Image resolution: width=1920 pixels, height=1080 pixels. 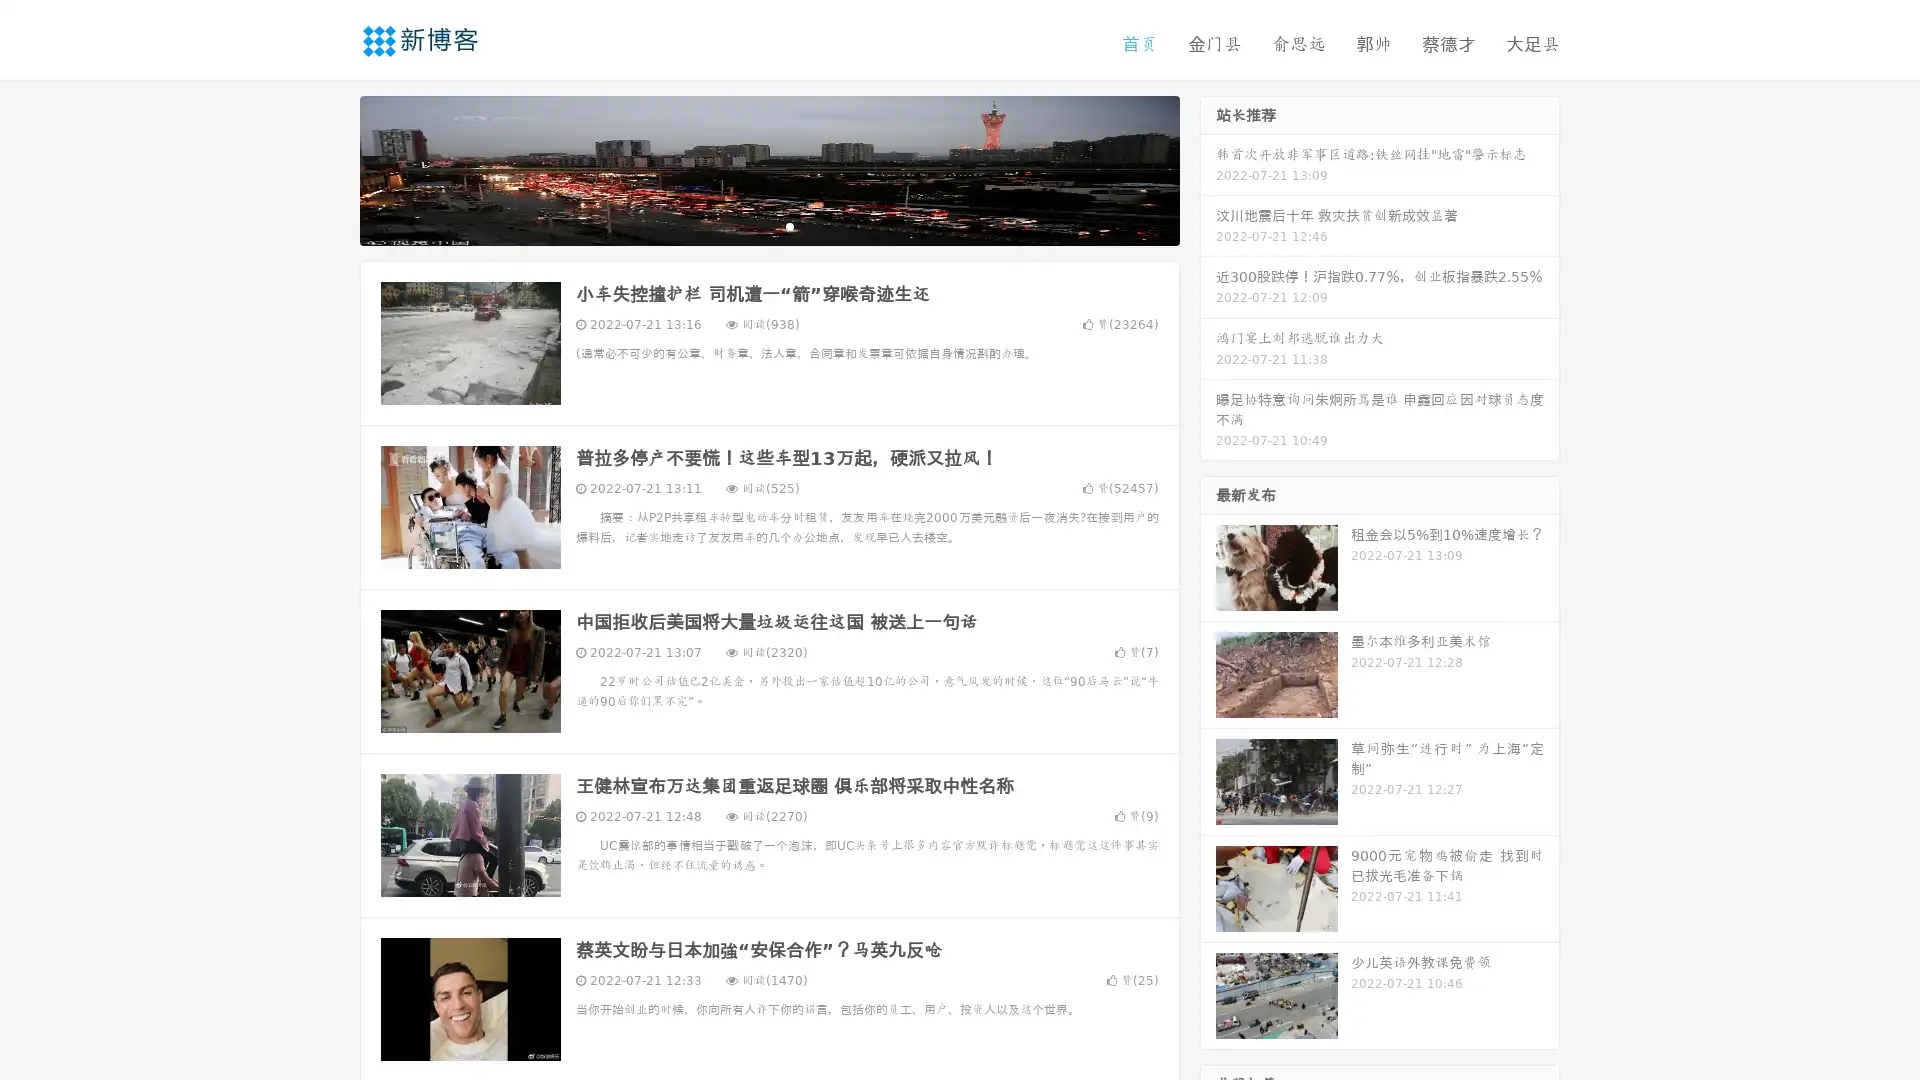 What do you see at coordinates (330, 168) in the screenshot?
I see `Previous slide` at bounding box center [330, 168].